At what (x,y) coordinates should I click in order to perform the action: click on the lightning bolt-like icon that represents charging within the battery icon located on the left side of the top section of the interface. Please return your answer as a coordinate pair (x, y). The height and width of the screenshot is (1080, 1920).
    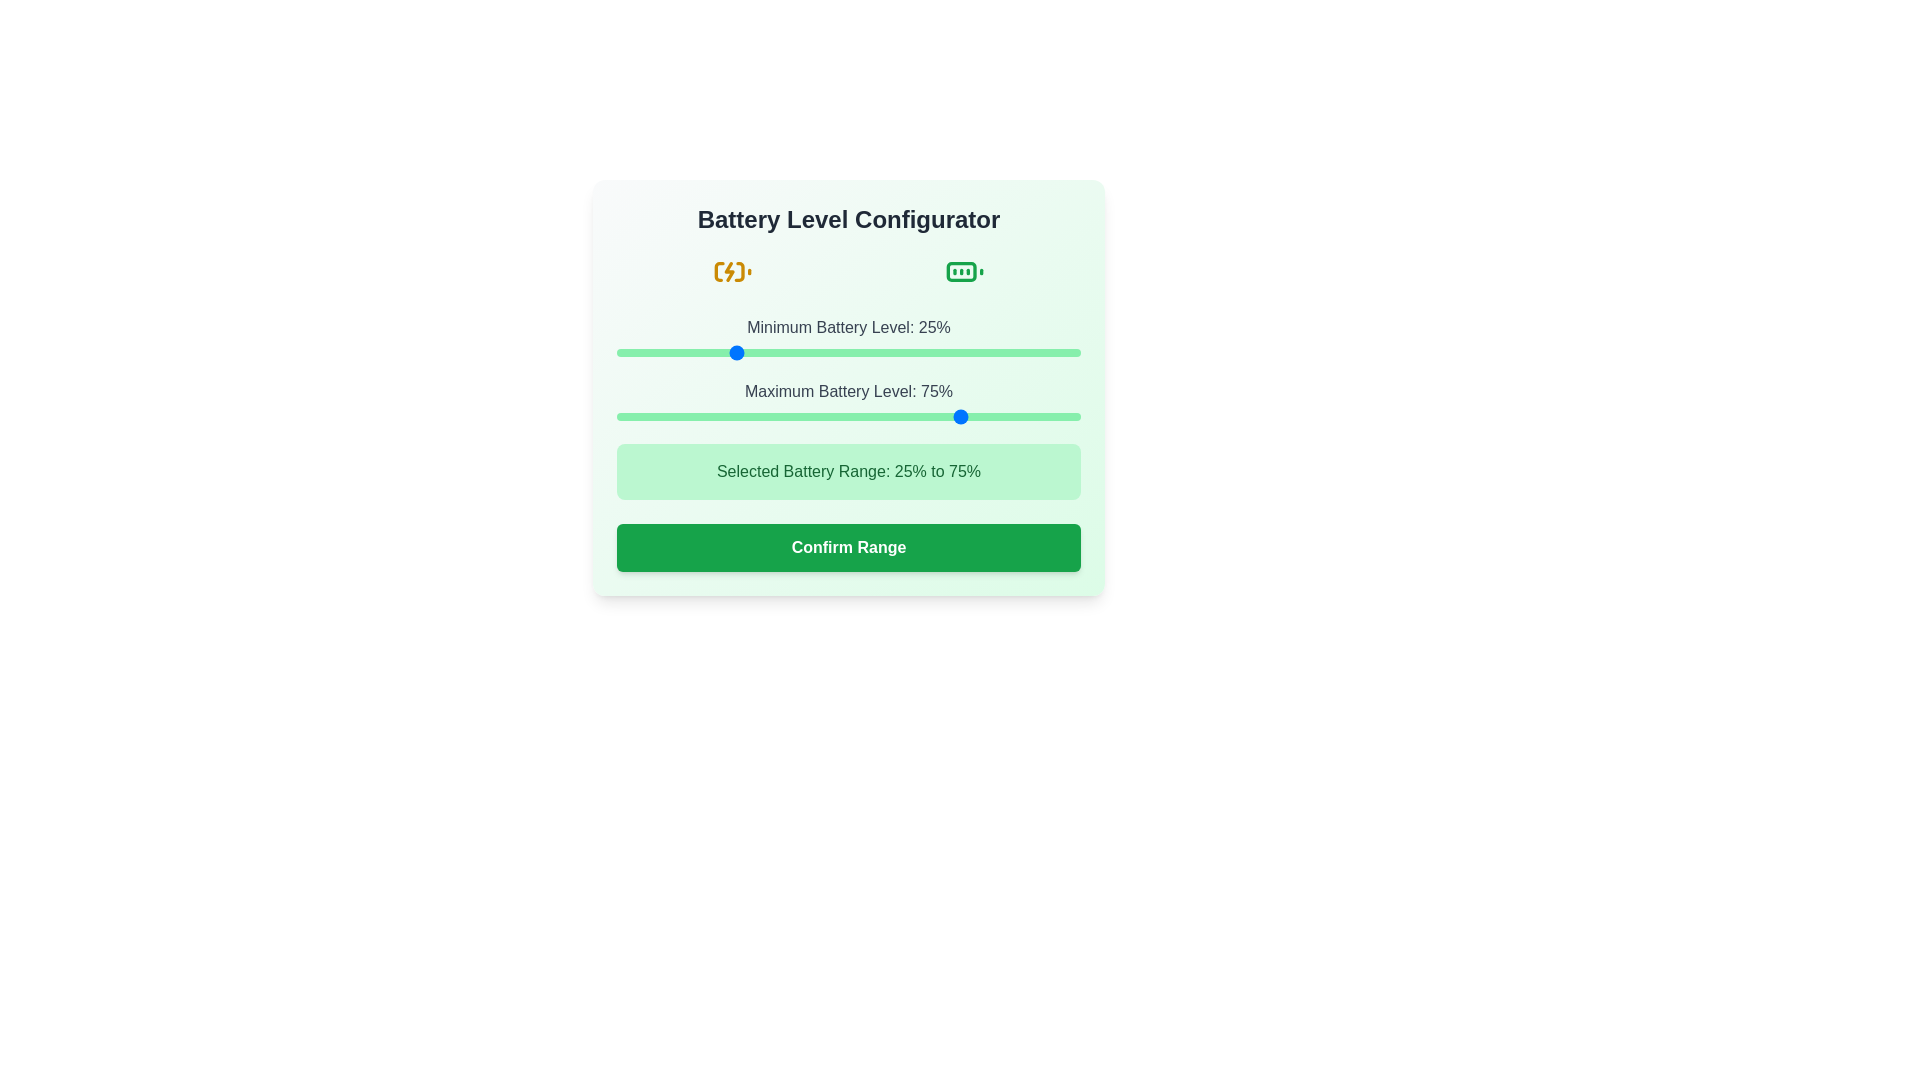
    Looking at the image, I should click on (728, 272).